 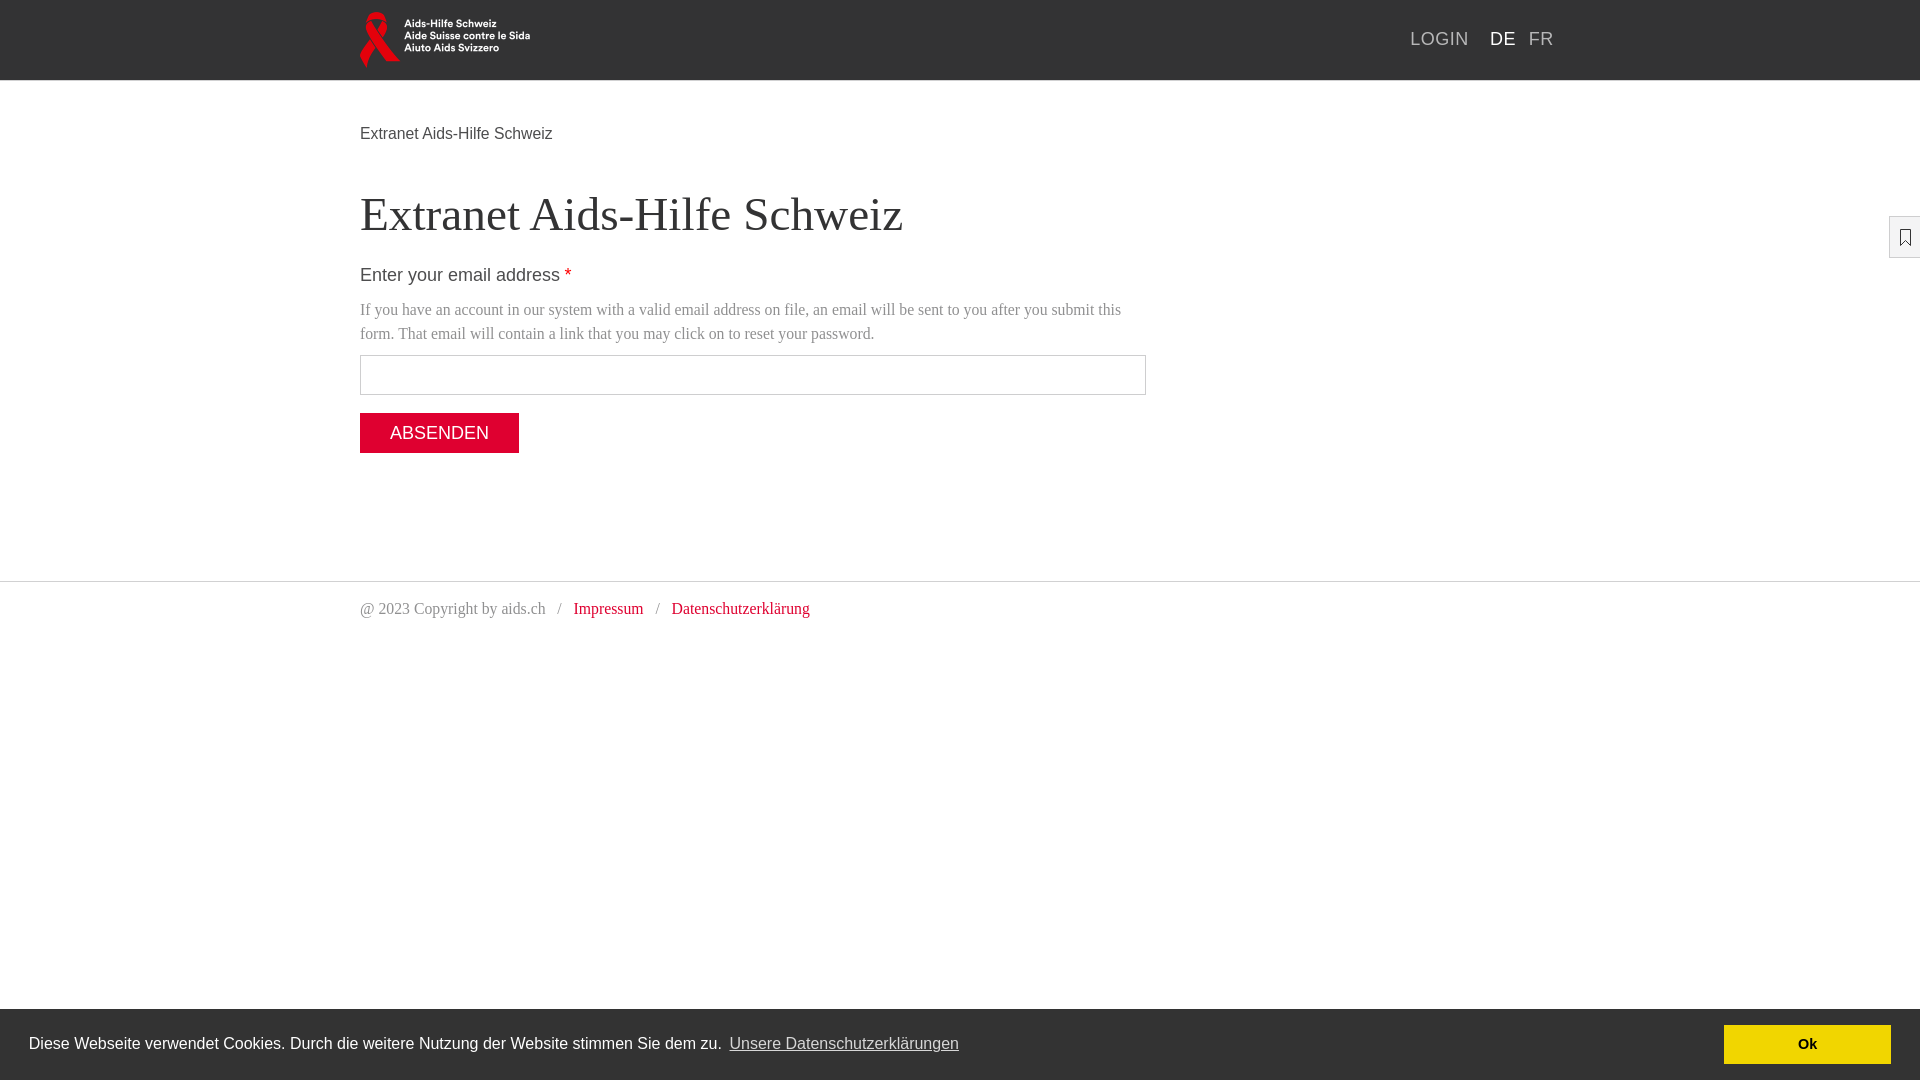 I want to click on 'FR', so click(x=1539, y=39).